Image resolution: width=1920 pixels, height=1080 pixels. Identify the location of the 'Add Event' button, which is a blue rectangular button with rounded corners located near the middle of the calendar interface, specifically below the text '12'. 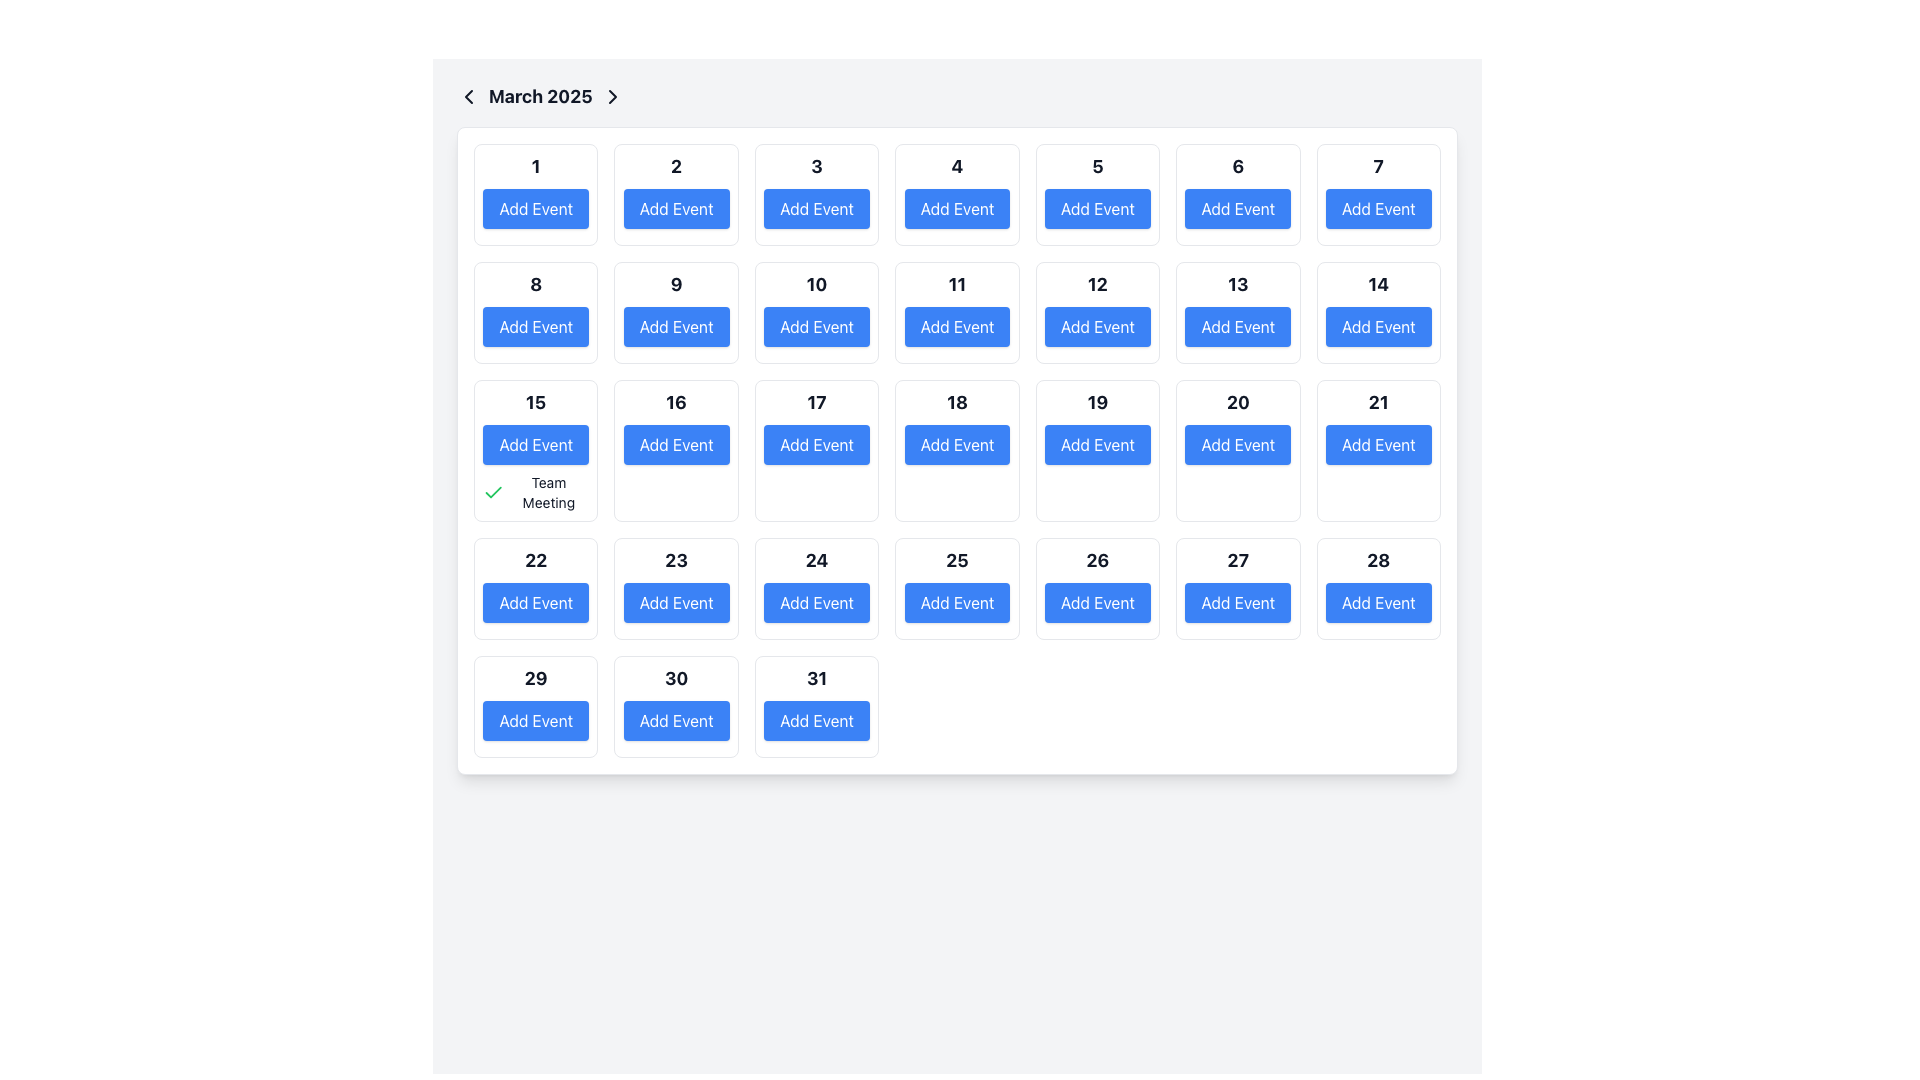
(1096, 326).